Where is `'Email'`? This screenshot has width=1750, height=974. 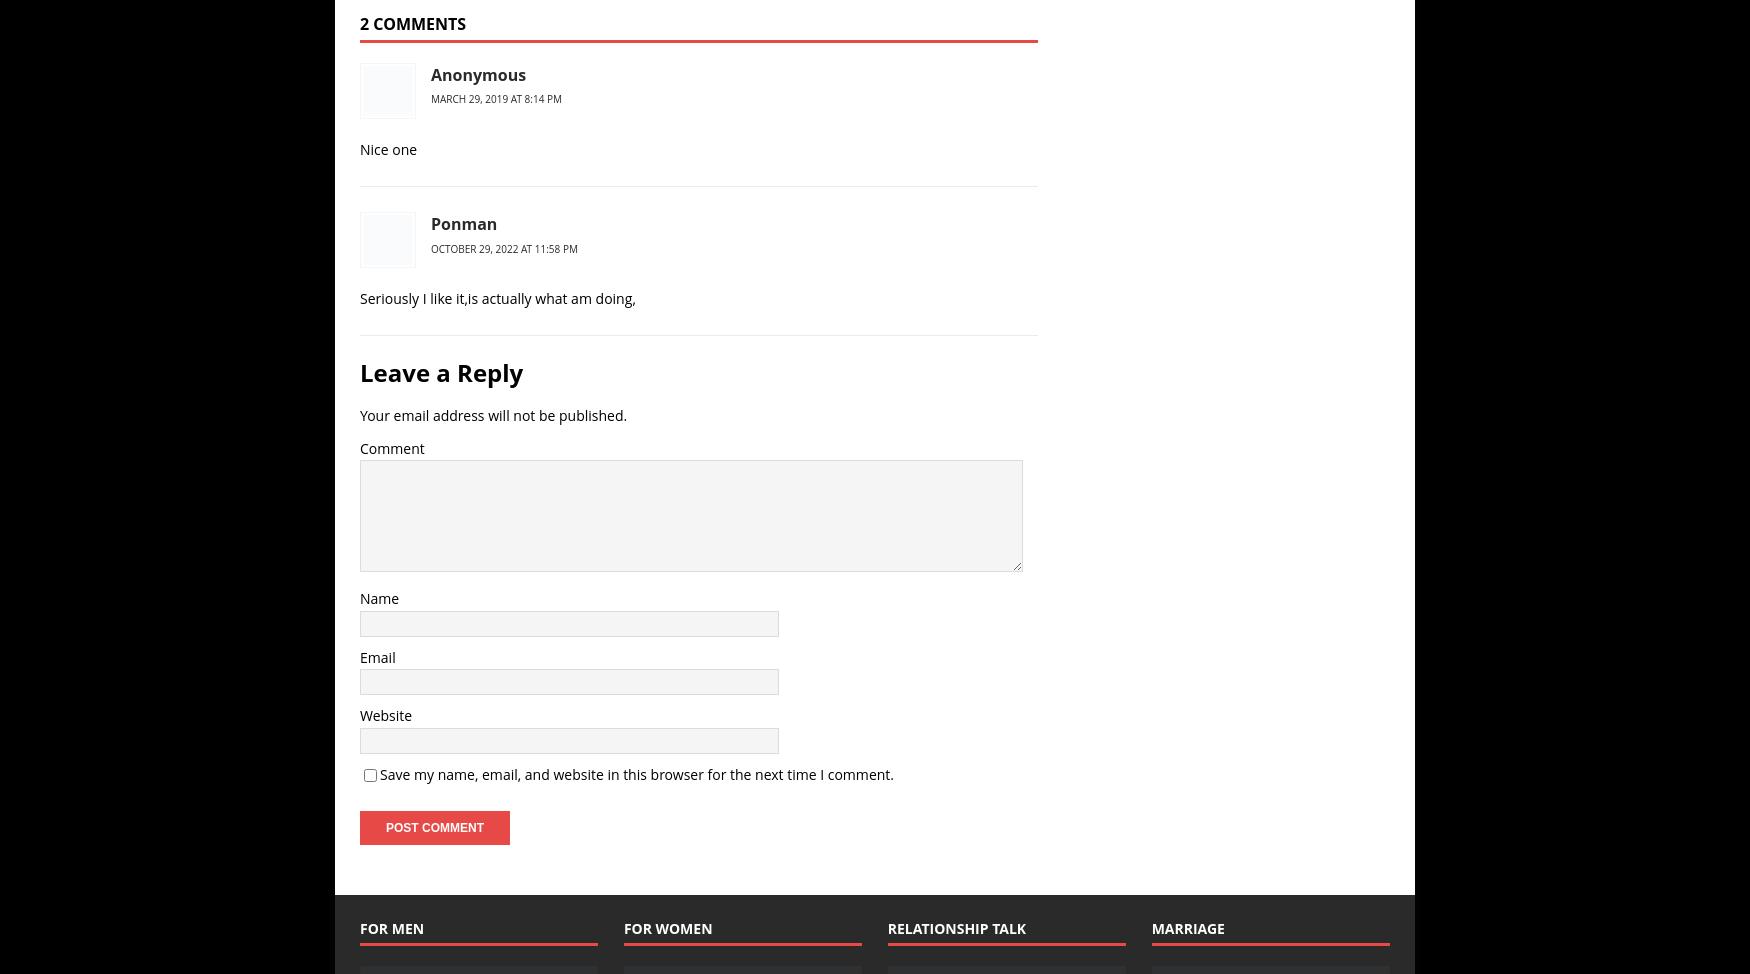 'Email' is located at coordinates (376, 657).